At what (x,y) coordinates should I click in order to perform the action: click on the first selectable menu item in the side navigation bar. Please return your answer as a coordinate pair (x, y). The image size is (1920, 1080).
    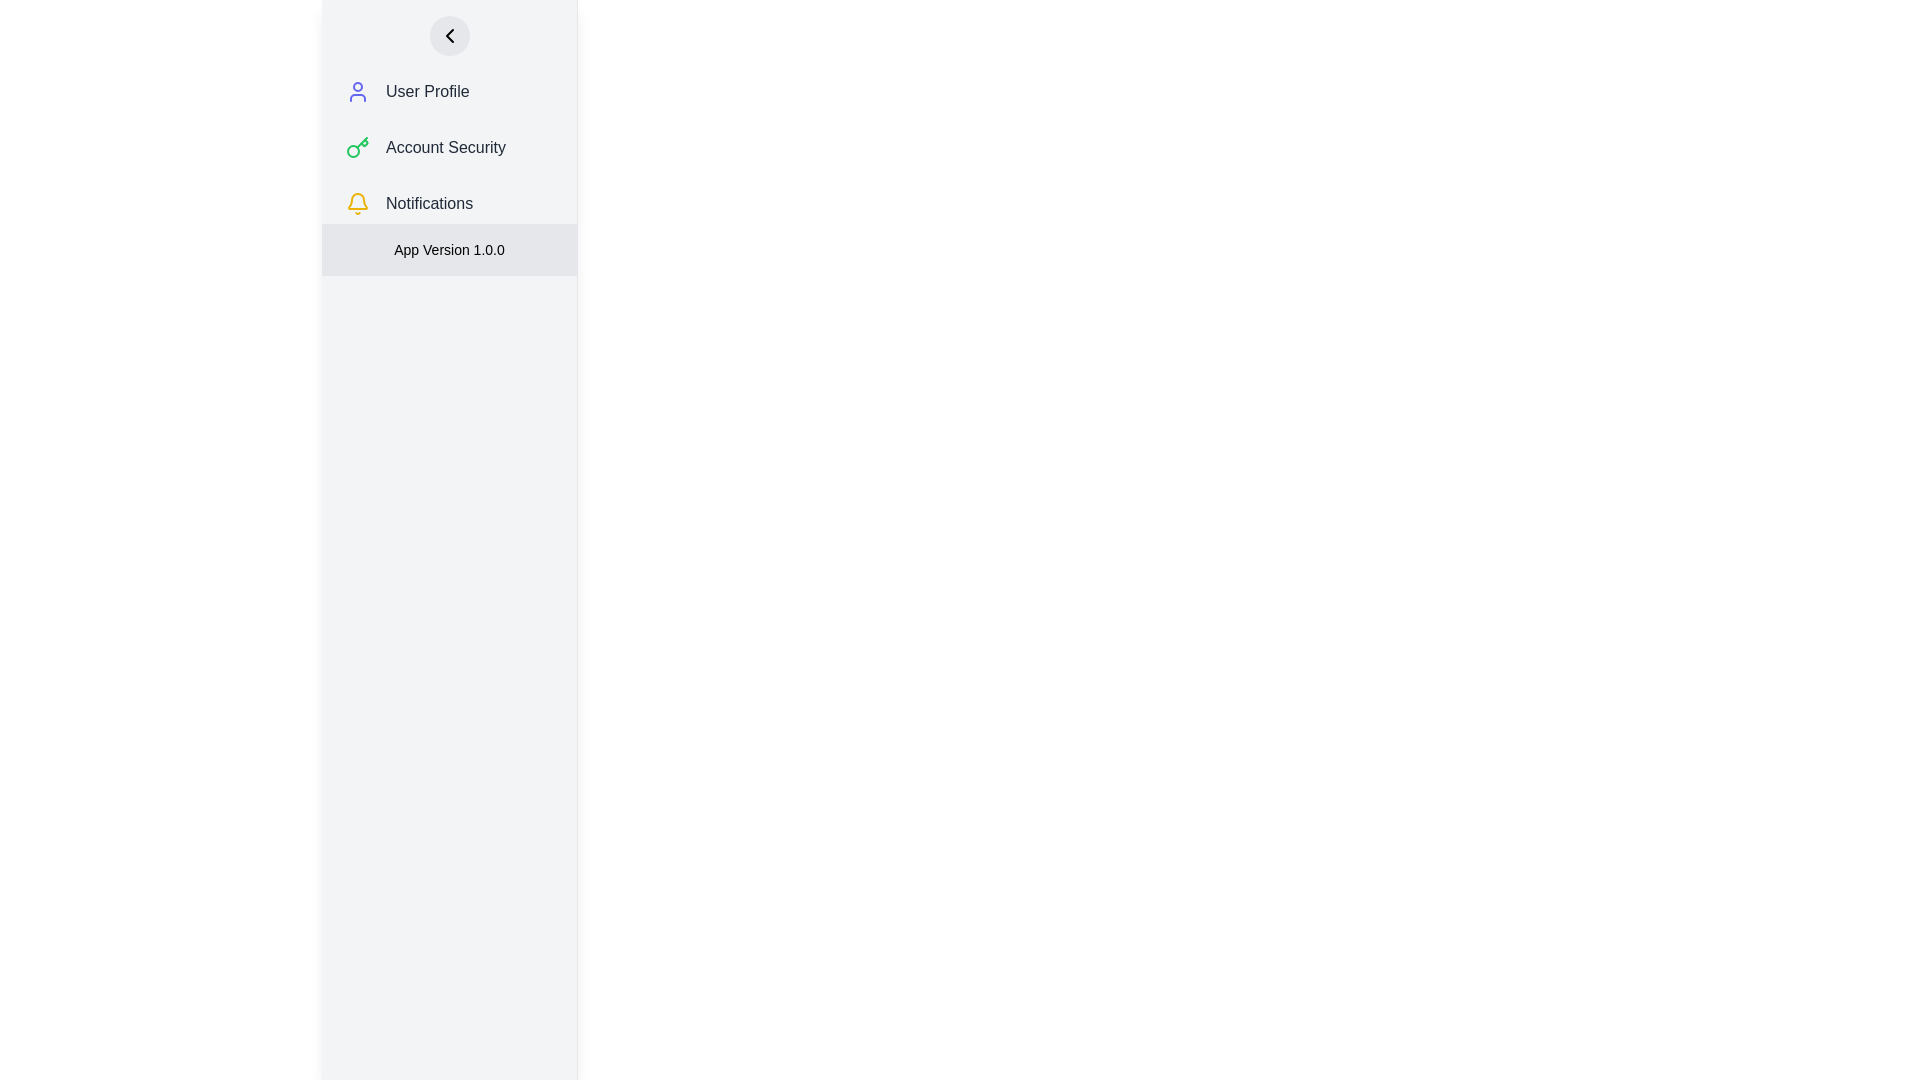
    Looking at the image, I should click on (448, 92).